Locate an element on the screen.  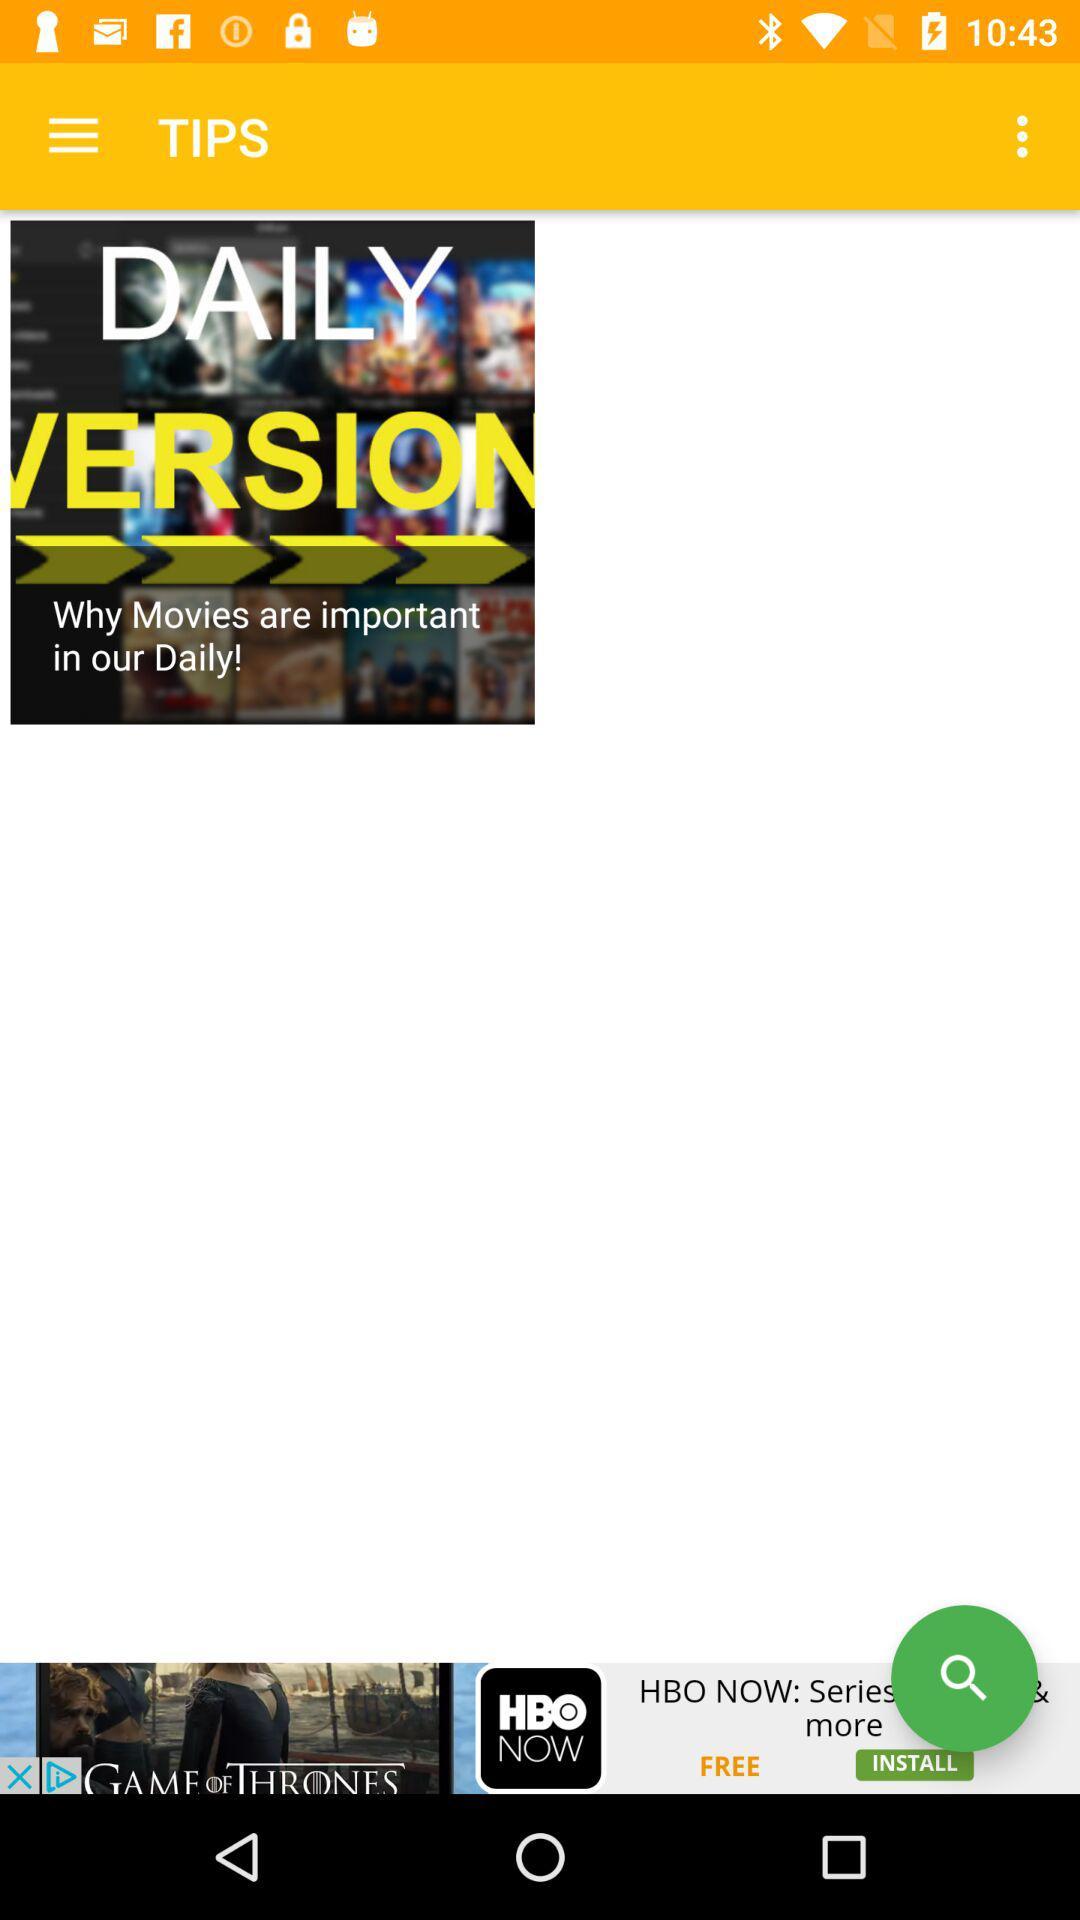
advertisement is located at coordinates (540, 1727).